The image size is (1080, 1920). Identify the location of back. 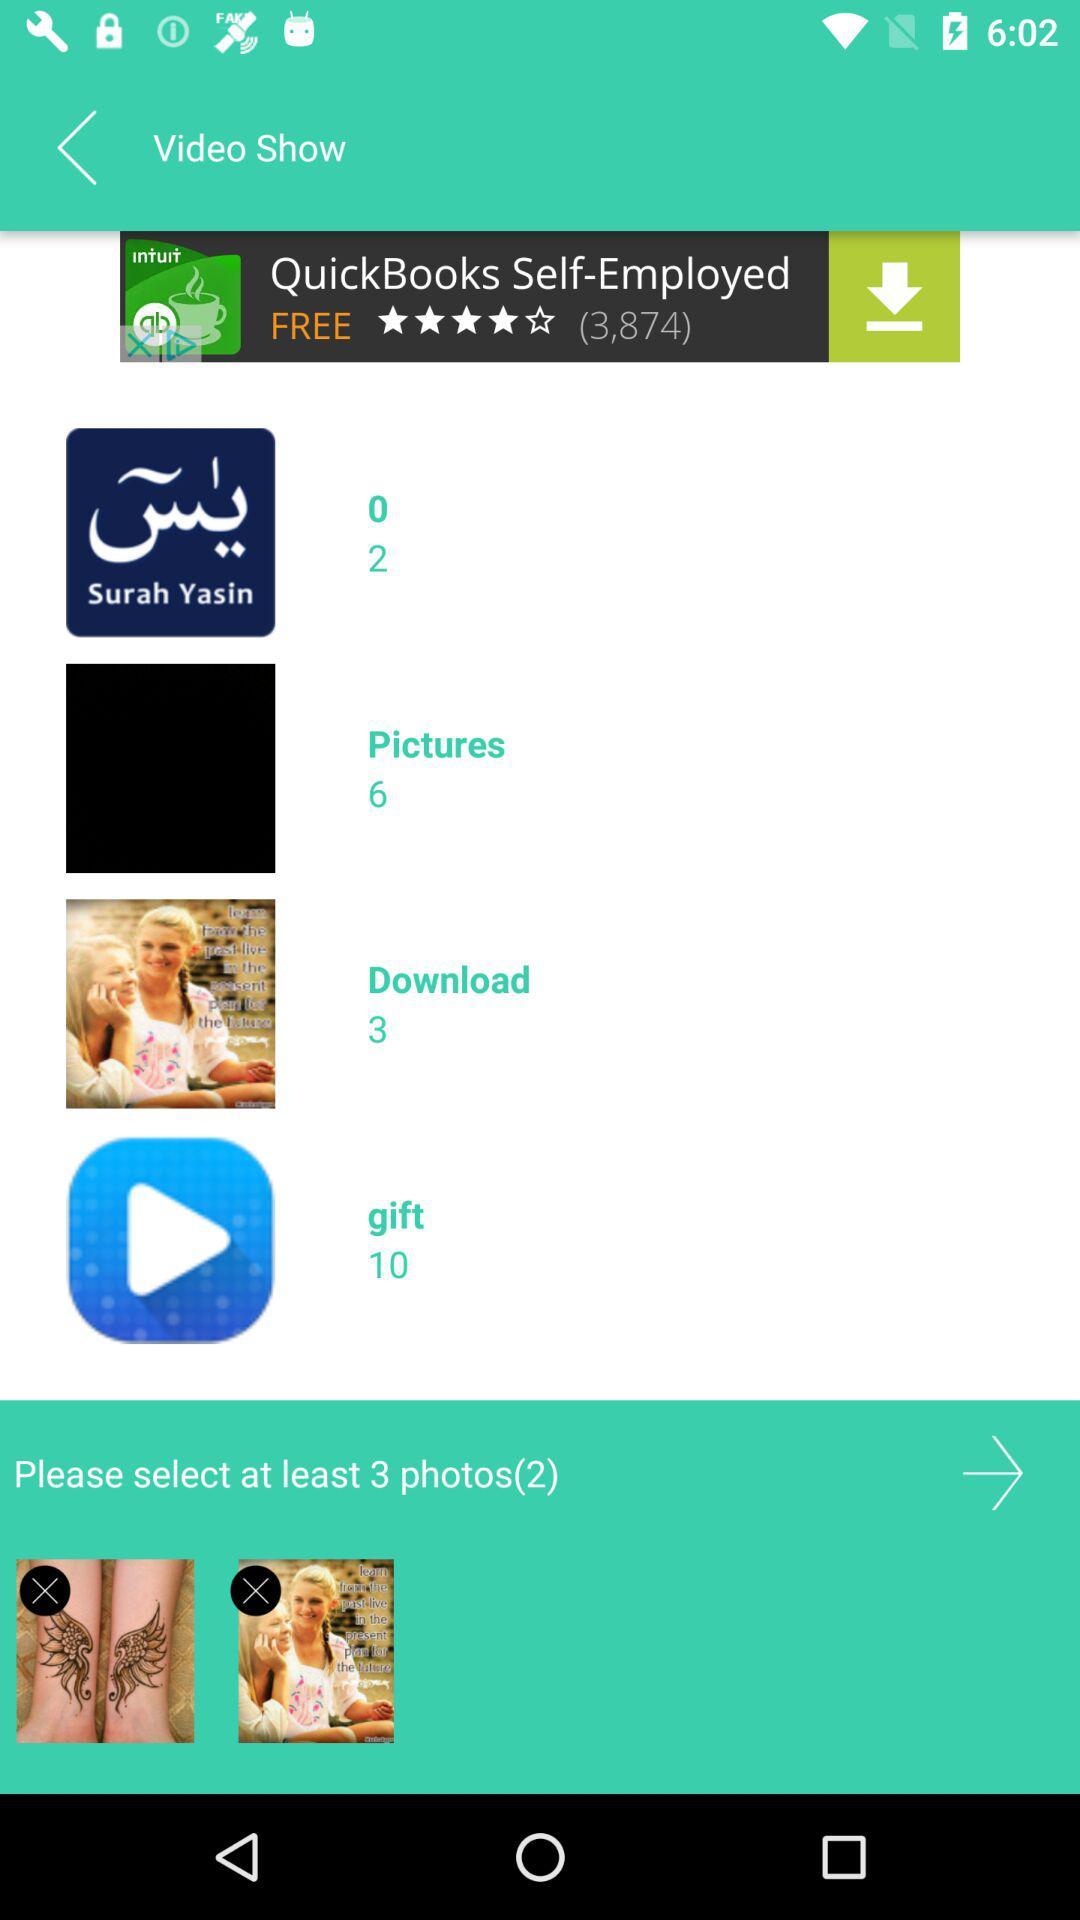
(75, 146).